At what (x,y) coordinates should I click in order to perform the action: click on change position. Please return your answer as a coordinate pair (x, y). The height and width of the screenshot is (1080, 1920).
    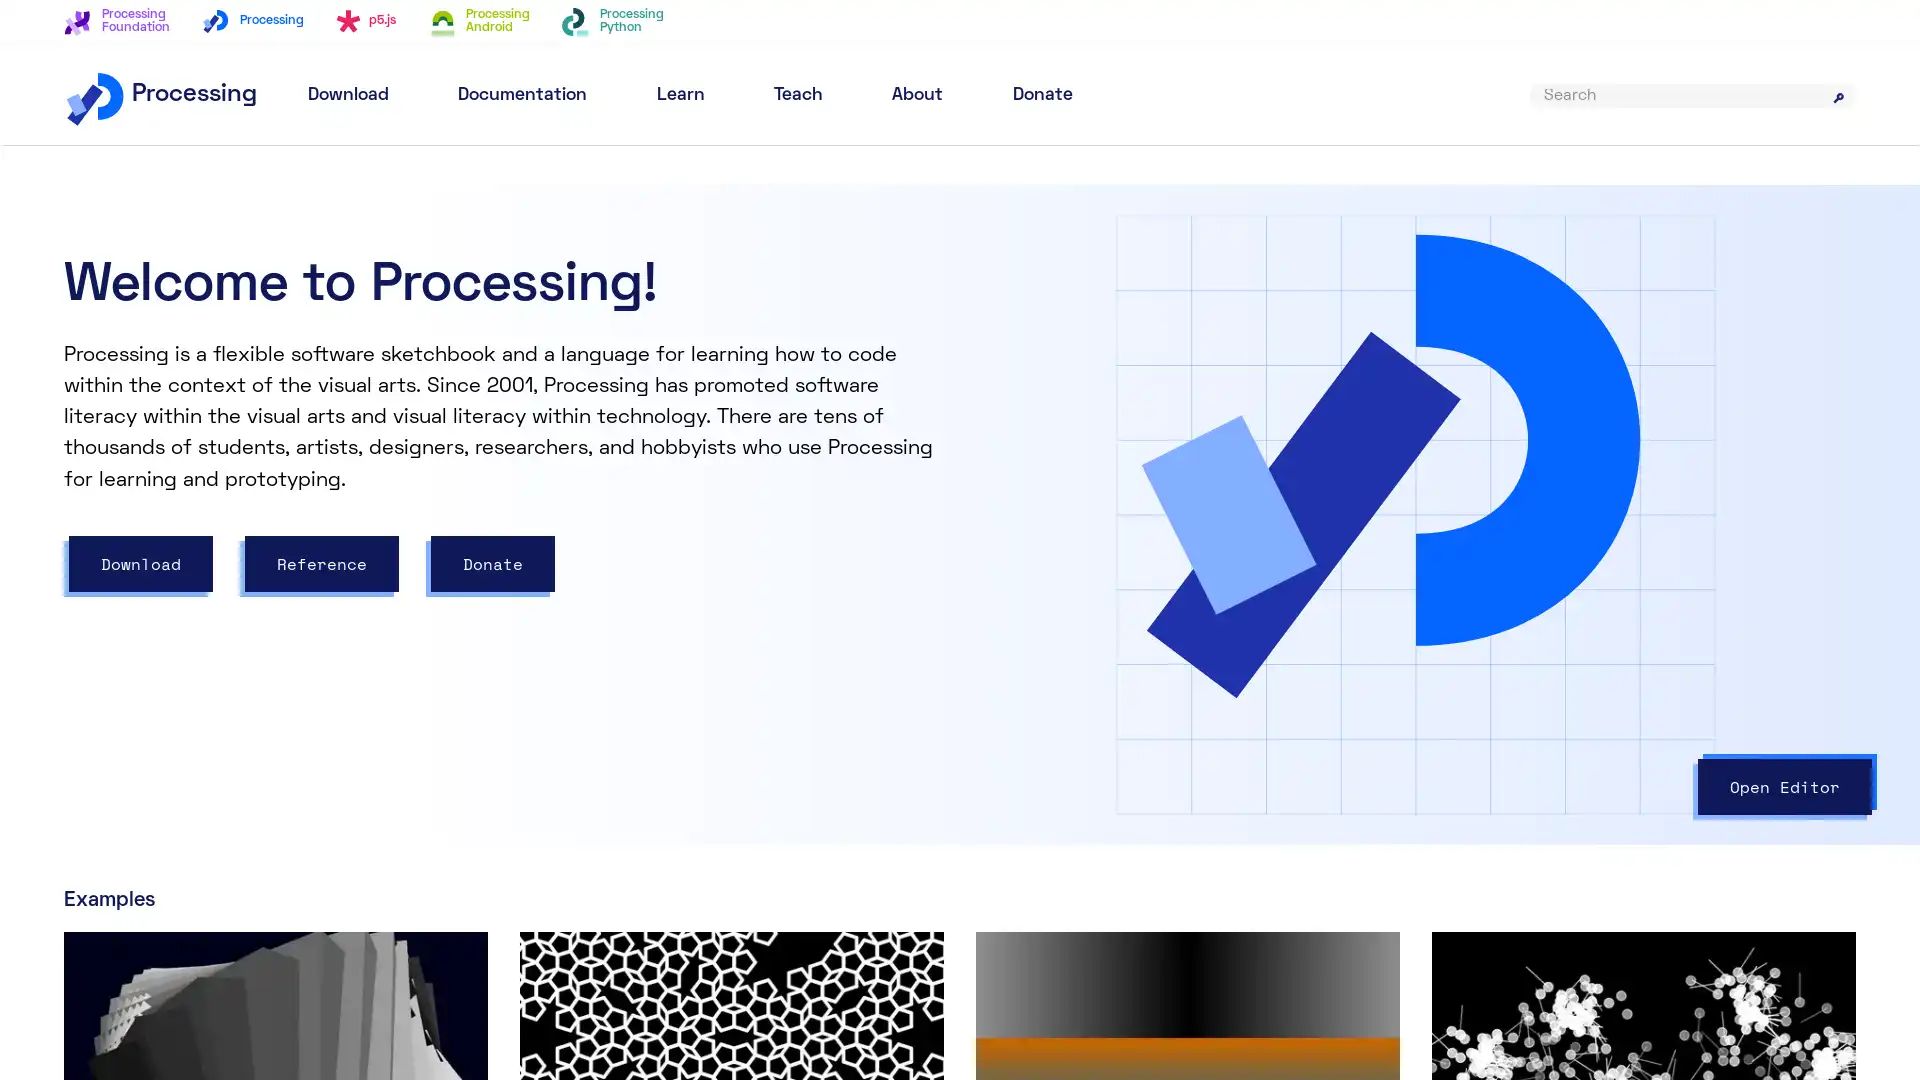
    Looking at the image, I should click on (1463, 548).